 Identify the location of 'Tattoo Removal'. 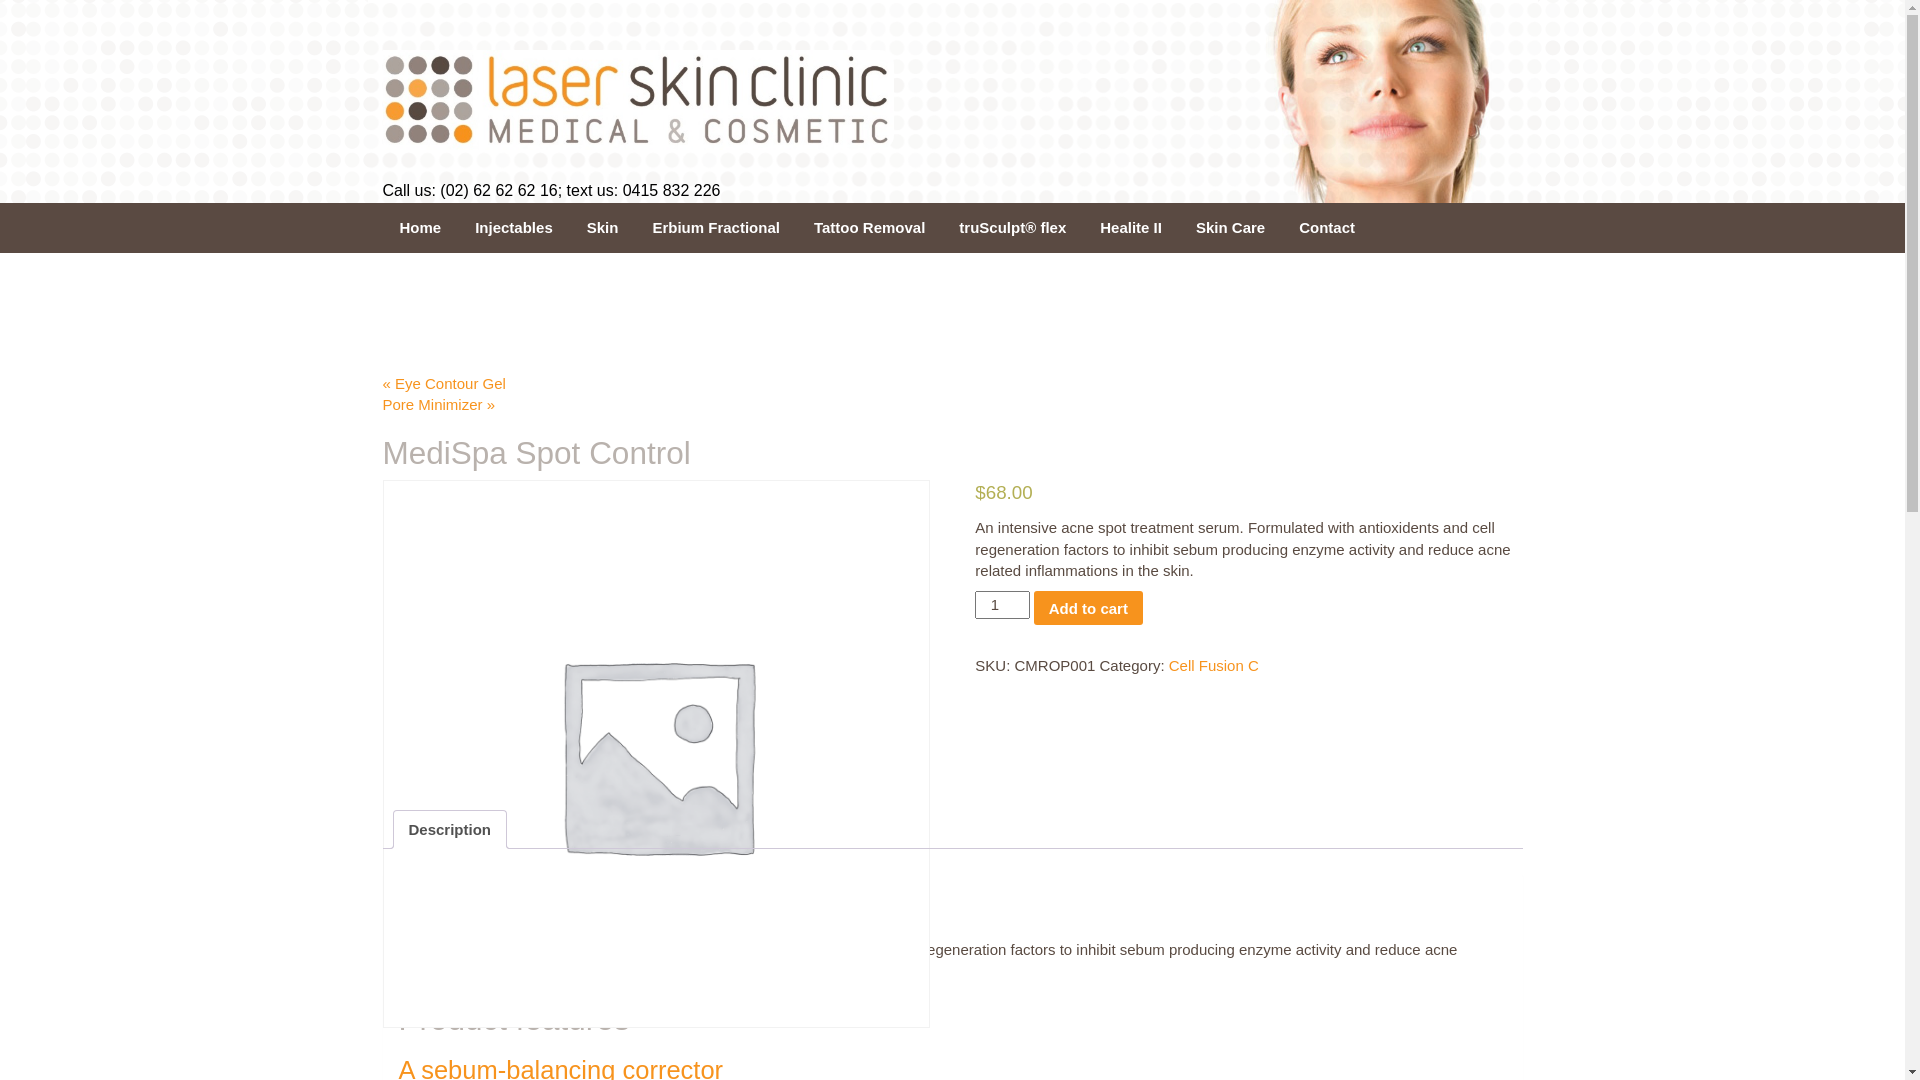
(869, 226).